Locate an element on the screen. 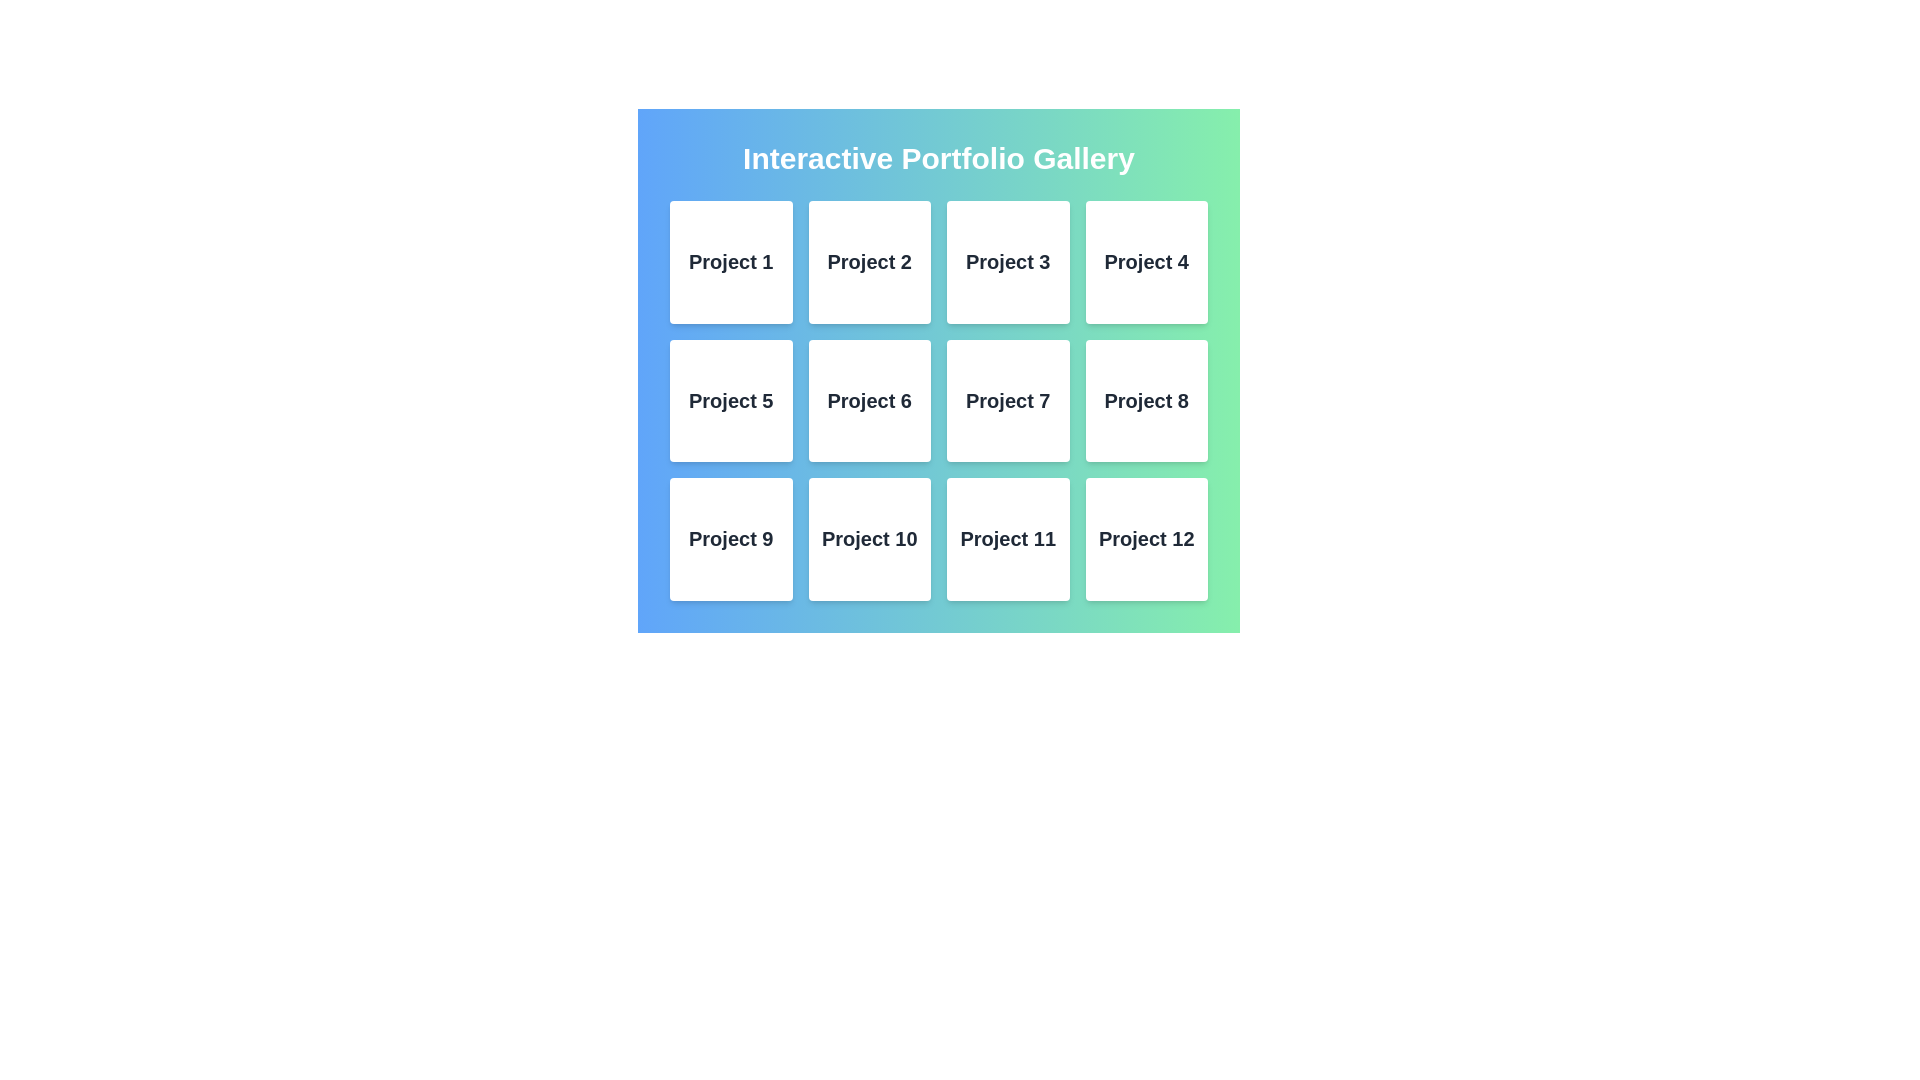  the Interactive card labeled 'Project 1' located in the top-left corner of the grid layout is located at coordinates (730, 261).